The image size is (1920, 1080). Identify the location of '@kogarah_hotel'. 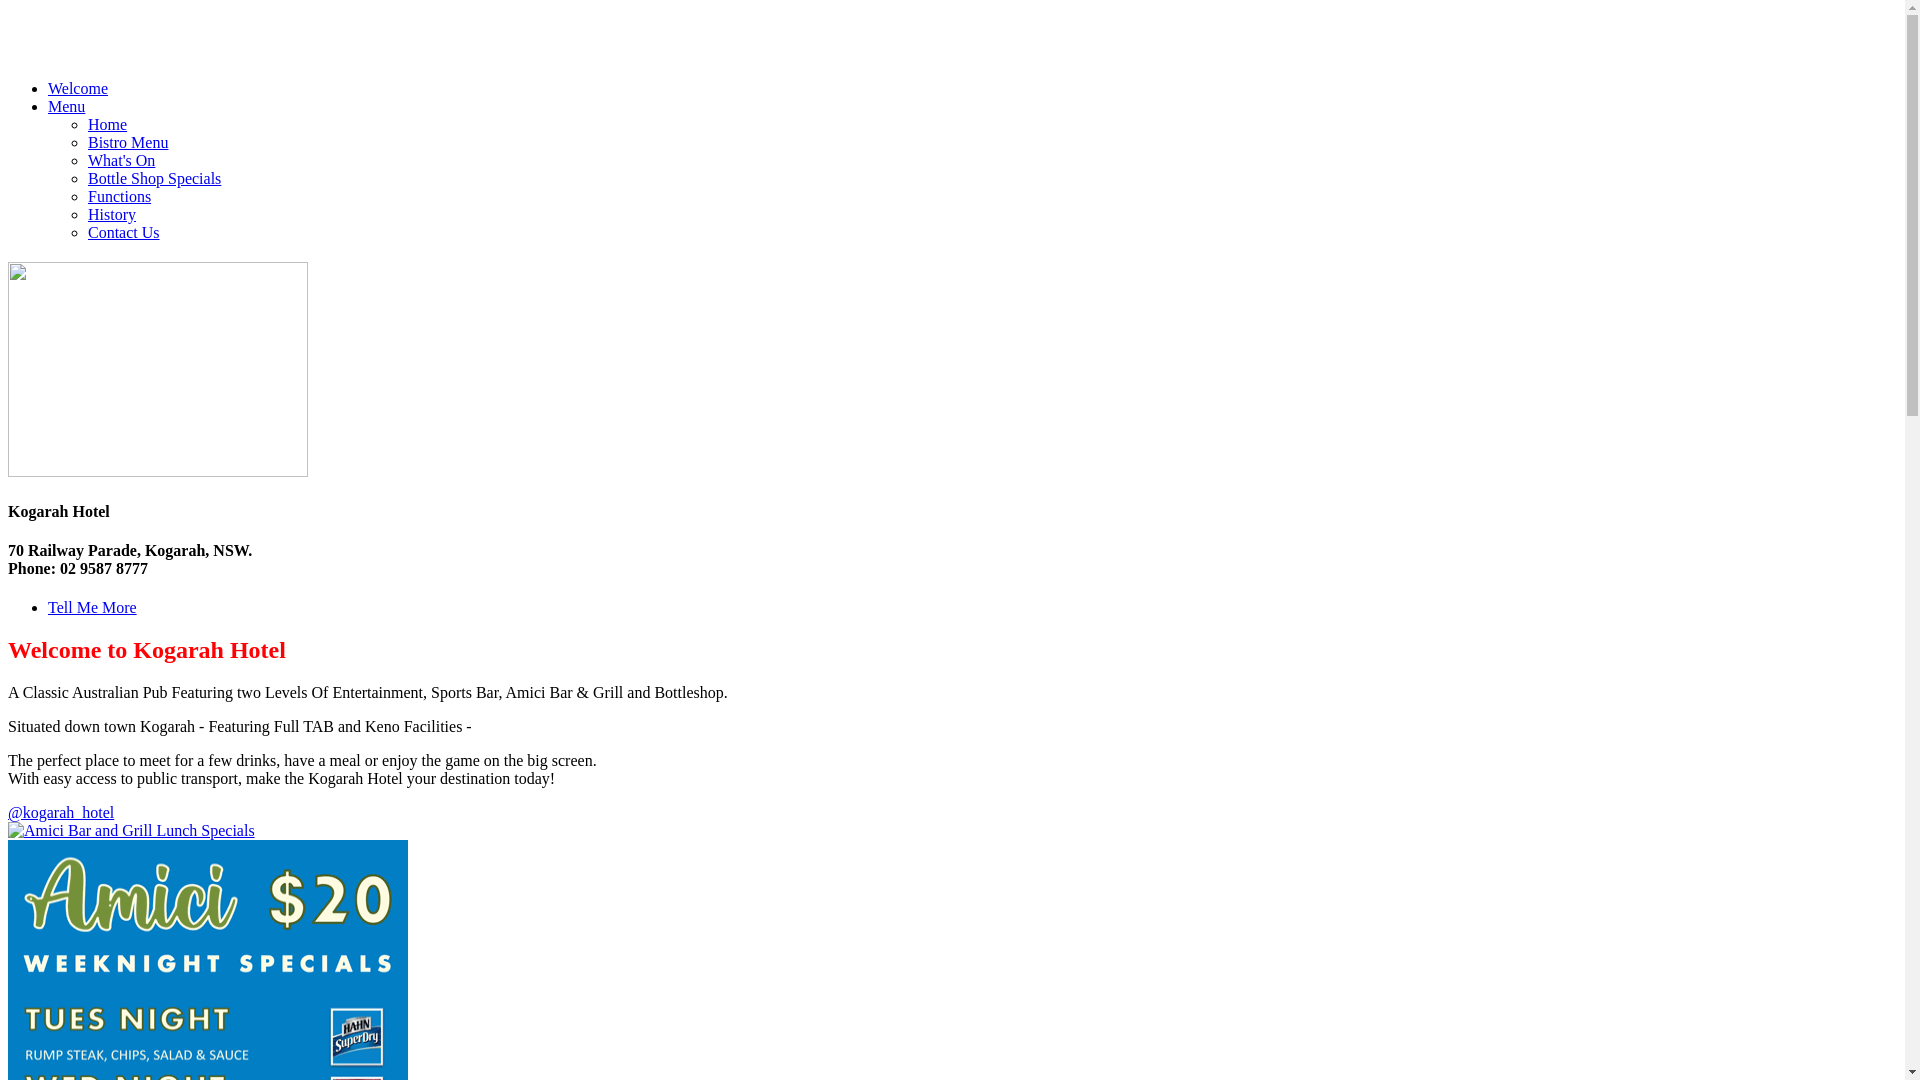
(8, 812).